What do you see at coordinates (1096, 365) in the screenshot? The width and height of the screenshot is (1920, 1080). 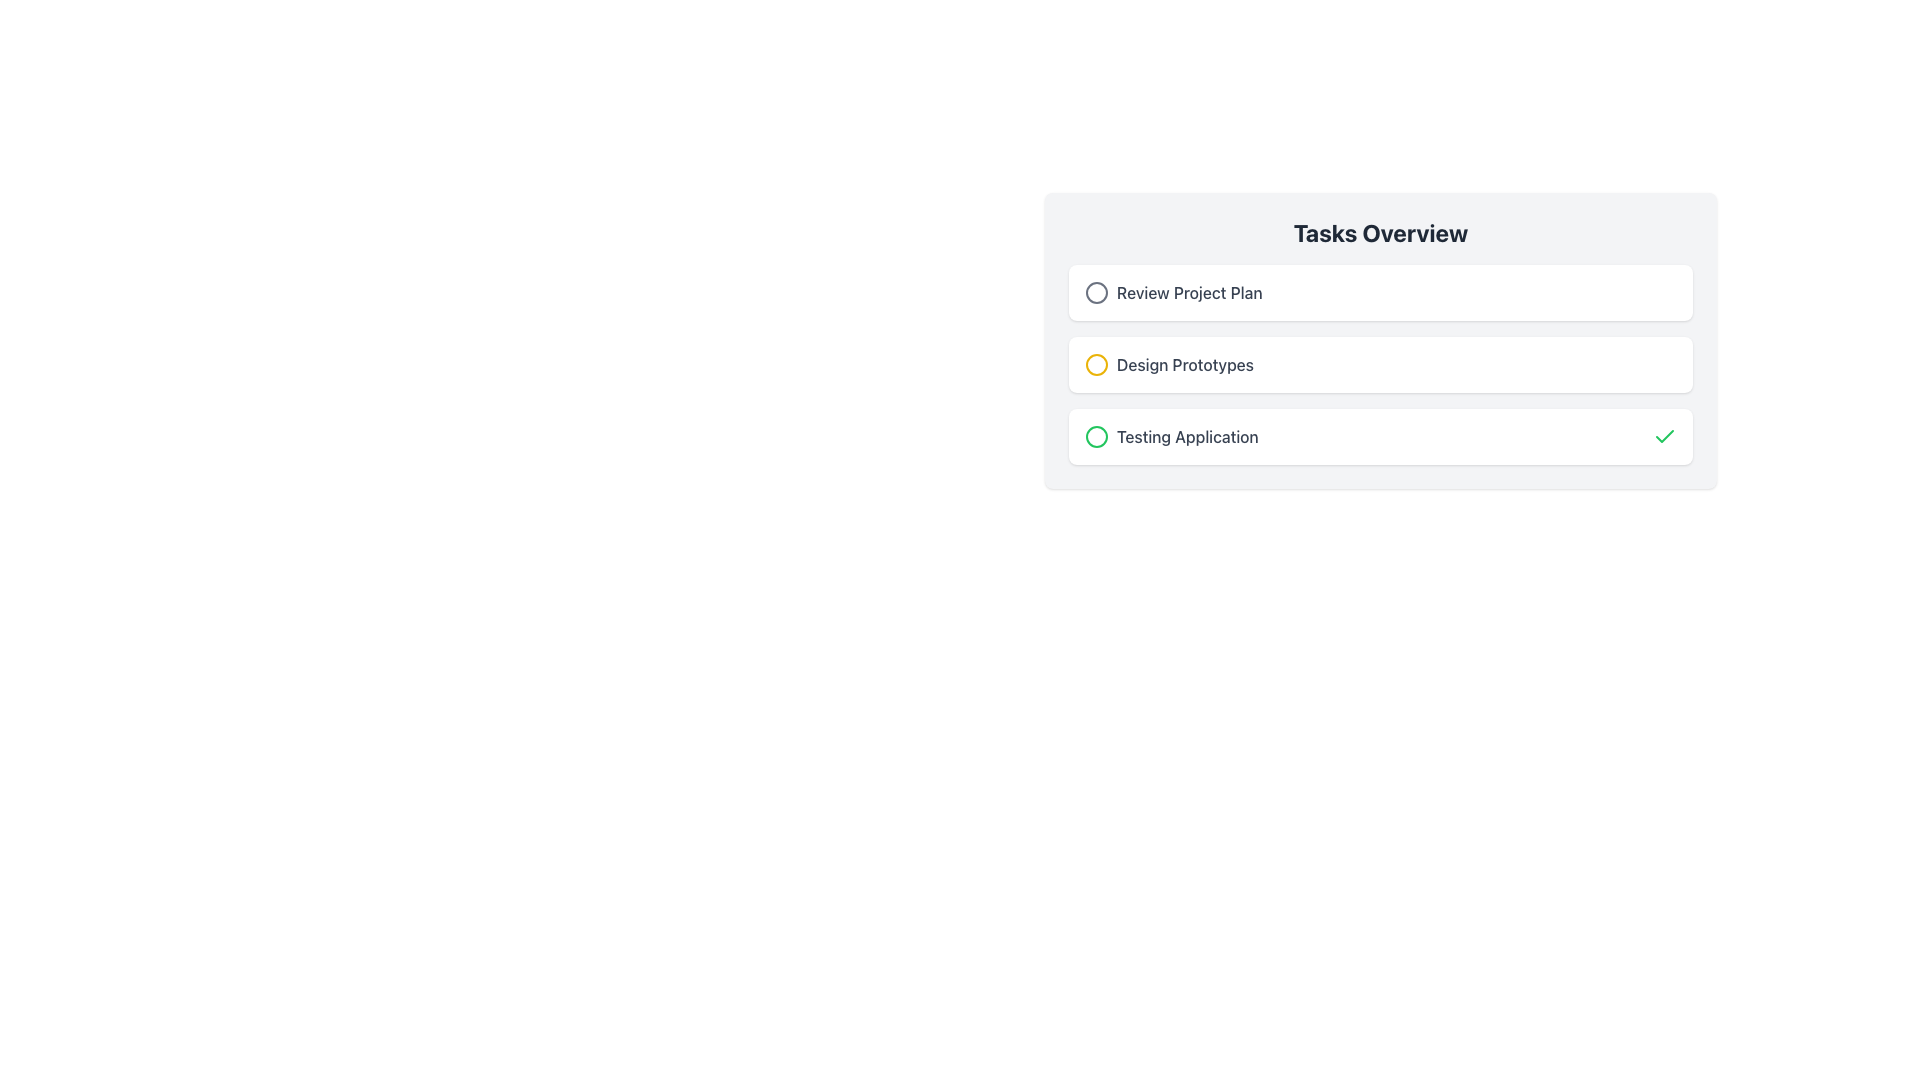 I see `the inner circular marker of the yellow circular icon beside the task 'Design Prototypes' in the 'Tasks Overview' list` at bounding box center [1096, 365].